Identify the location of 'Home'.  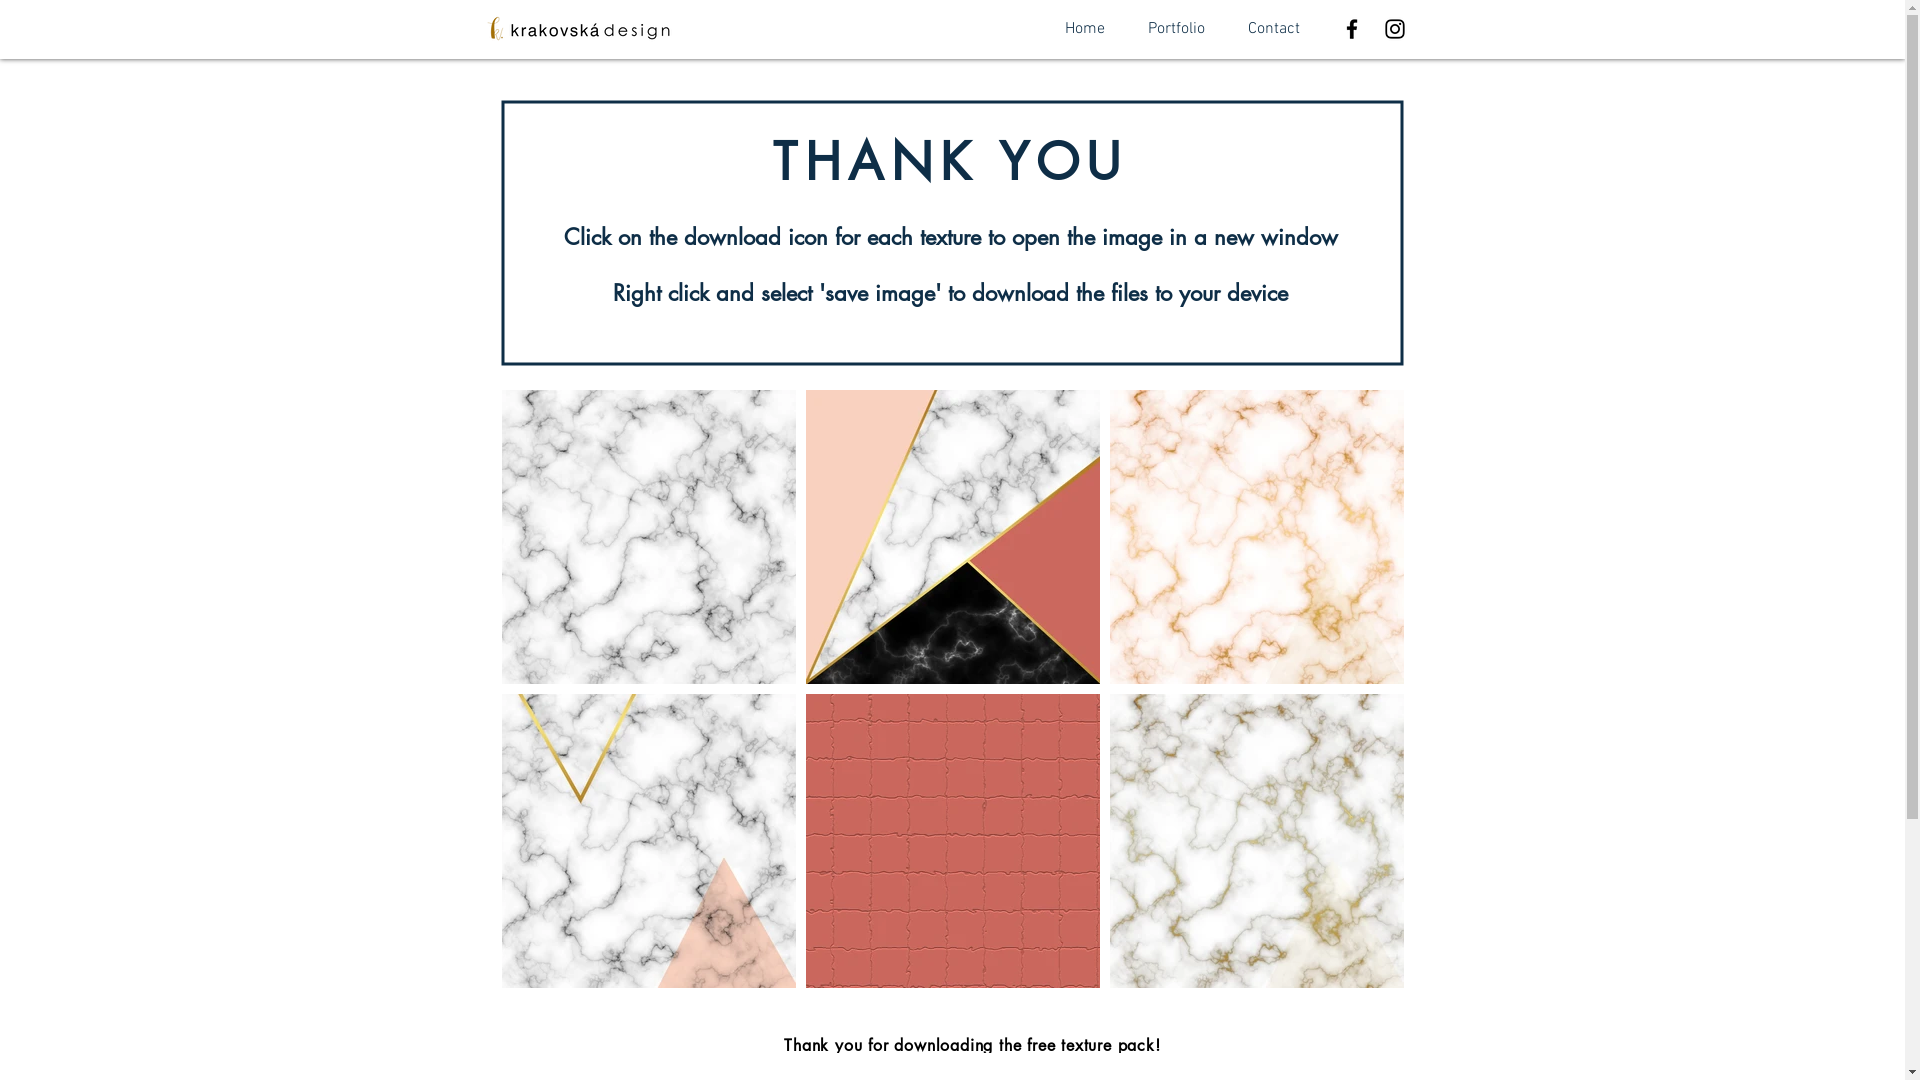
(1040, 29).